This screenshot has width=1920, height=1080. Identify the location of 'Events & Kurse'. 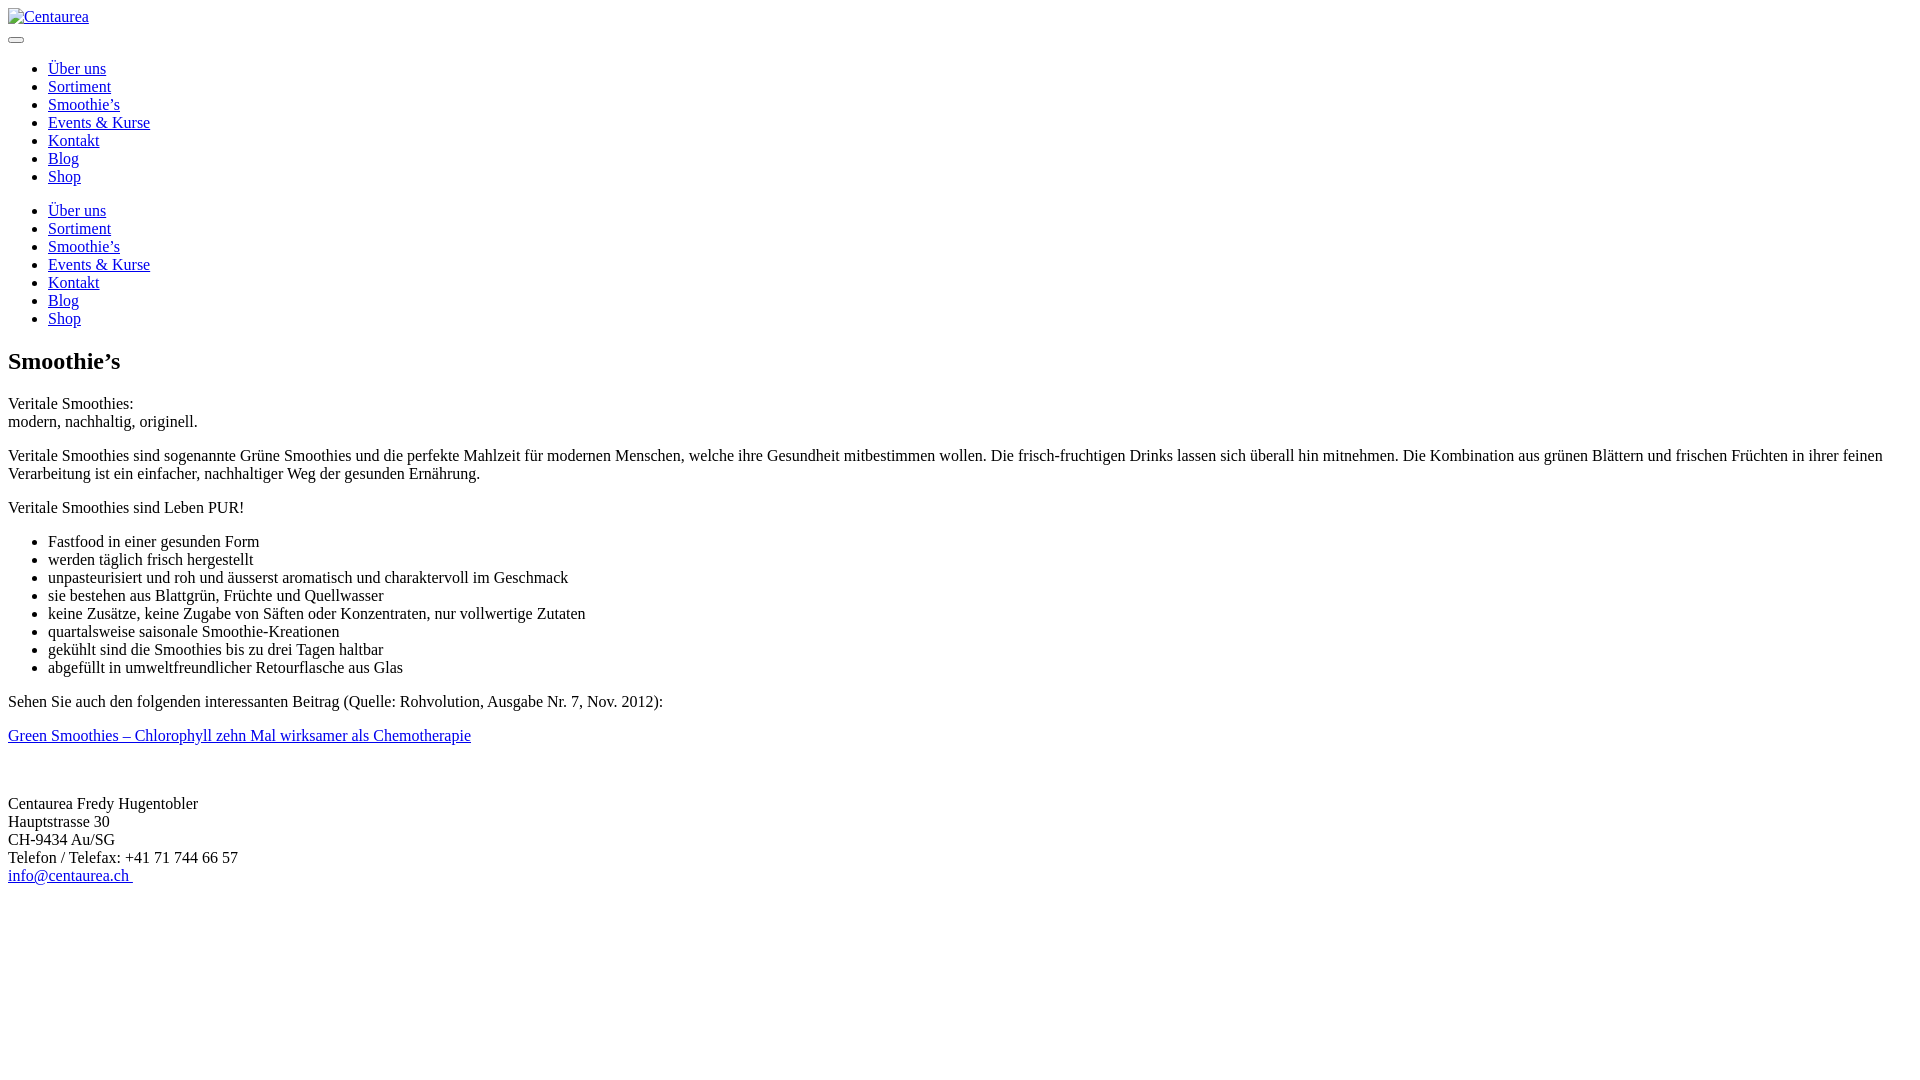
(98, 122).